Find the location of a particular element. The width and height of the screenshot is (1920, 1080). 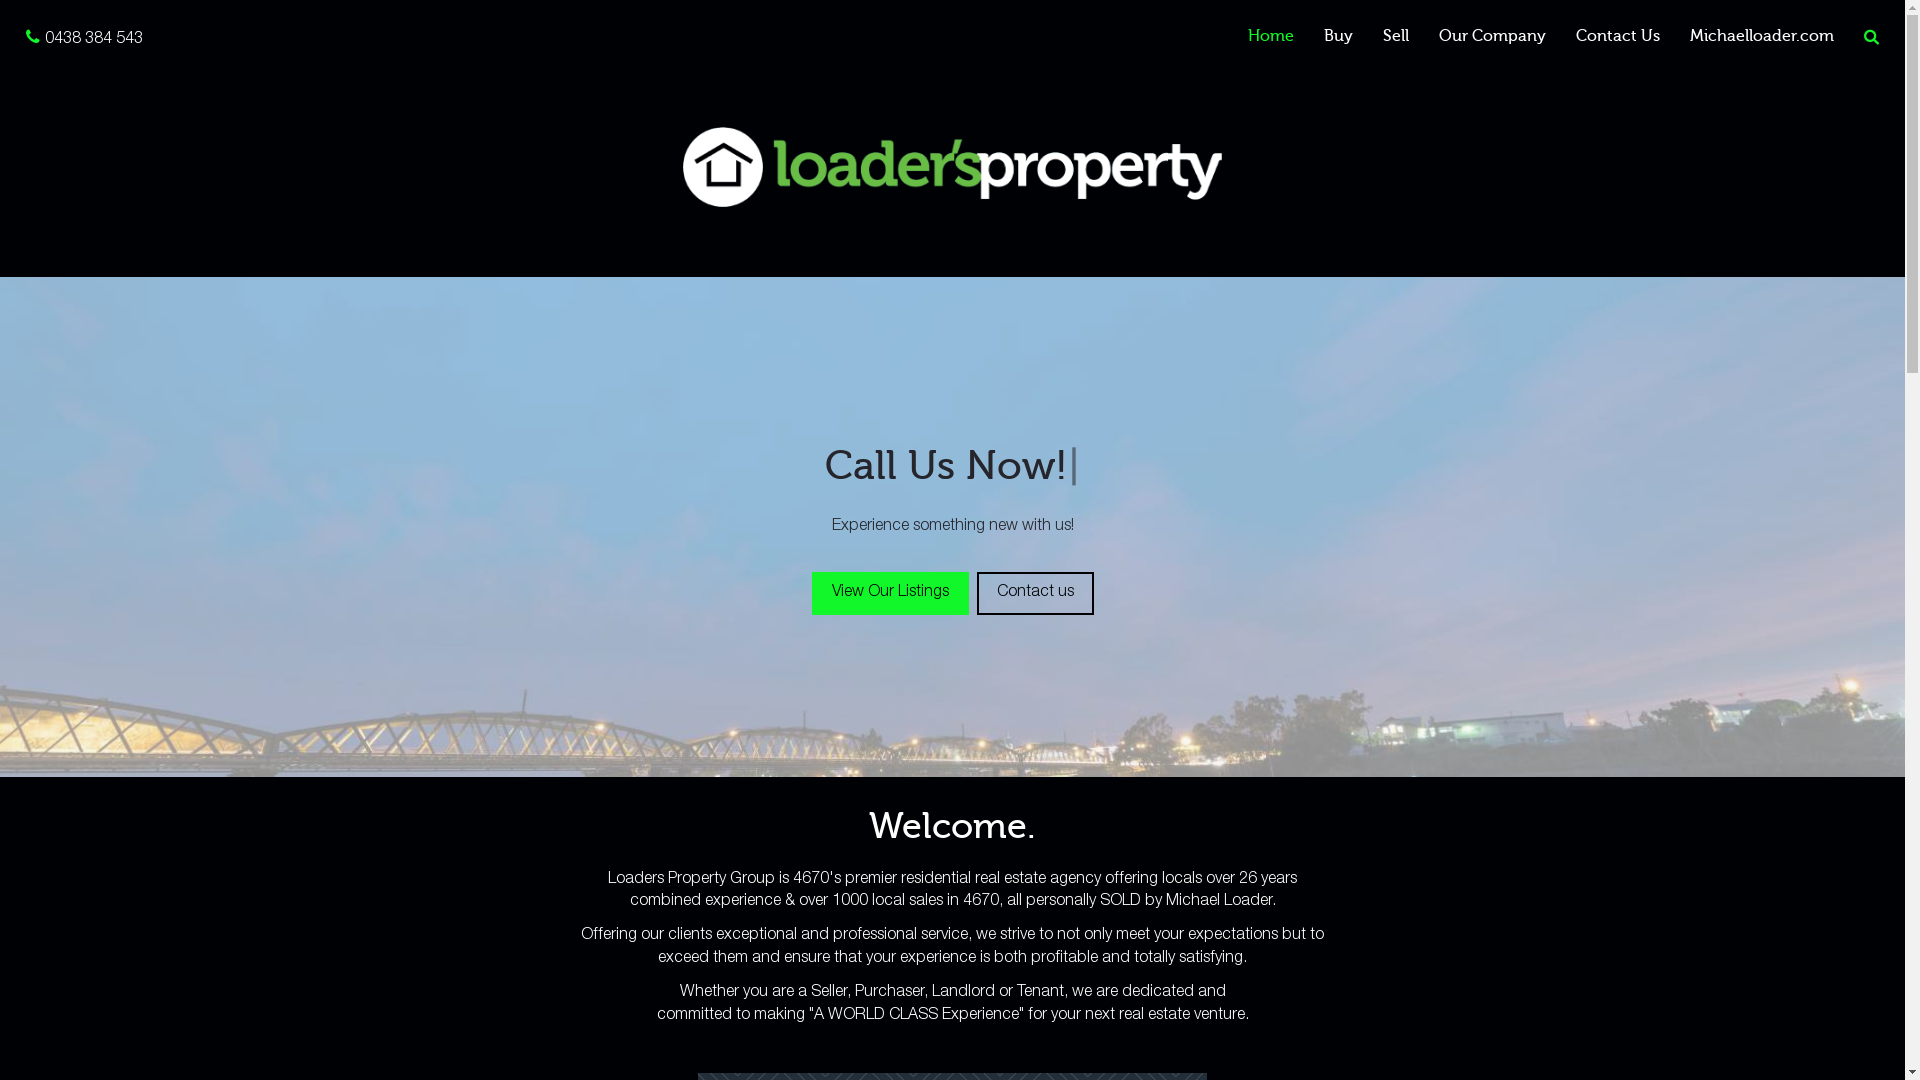

'Buy' is located at coordinates (1338, 36).